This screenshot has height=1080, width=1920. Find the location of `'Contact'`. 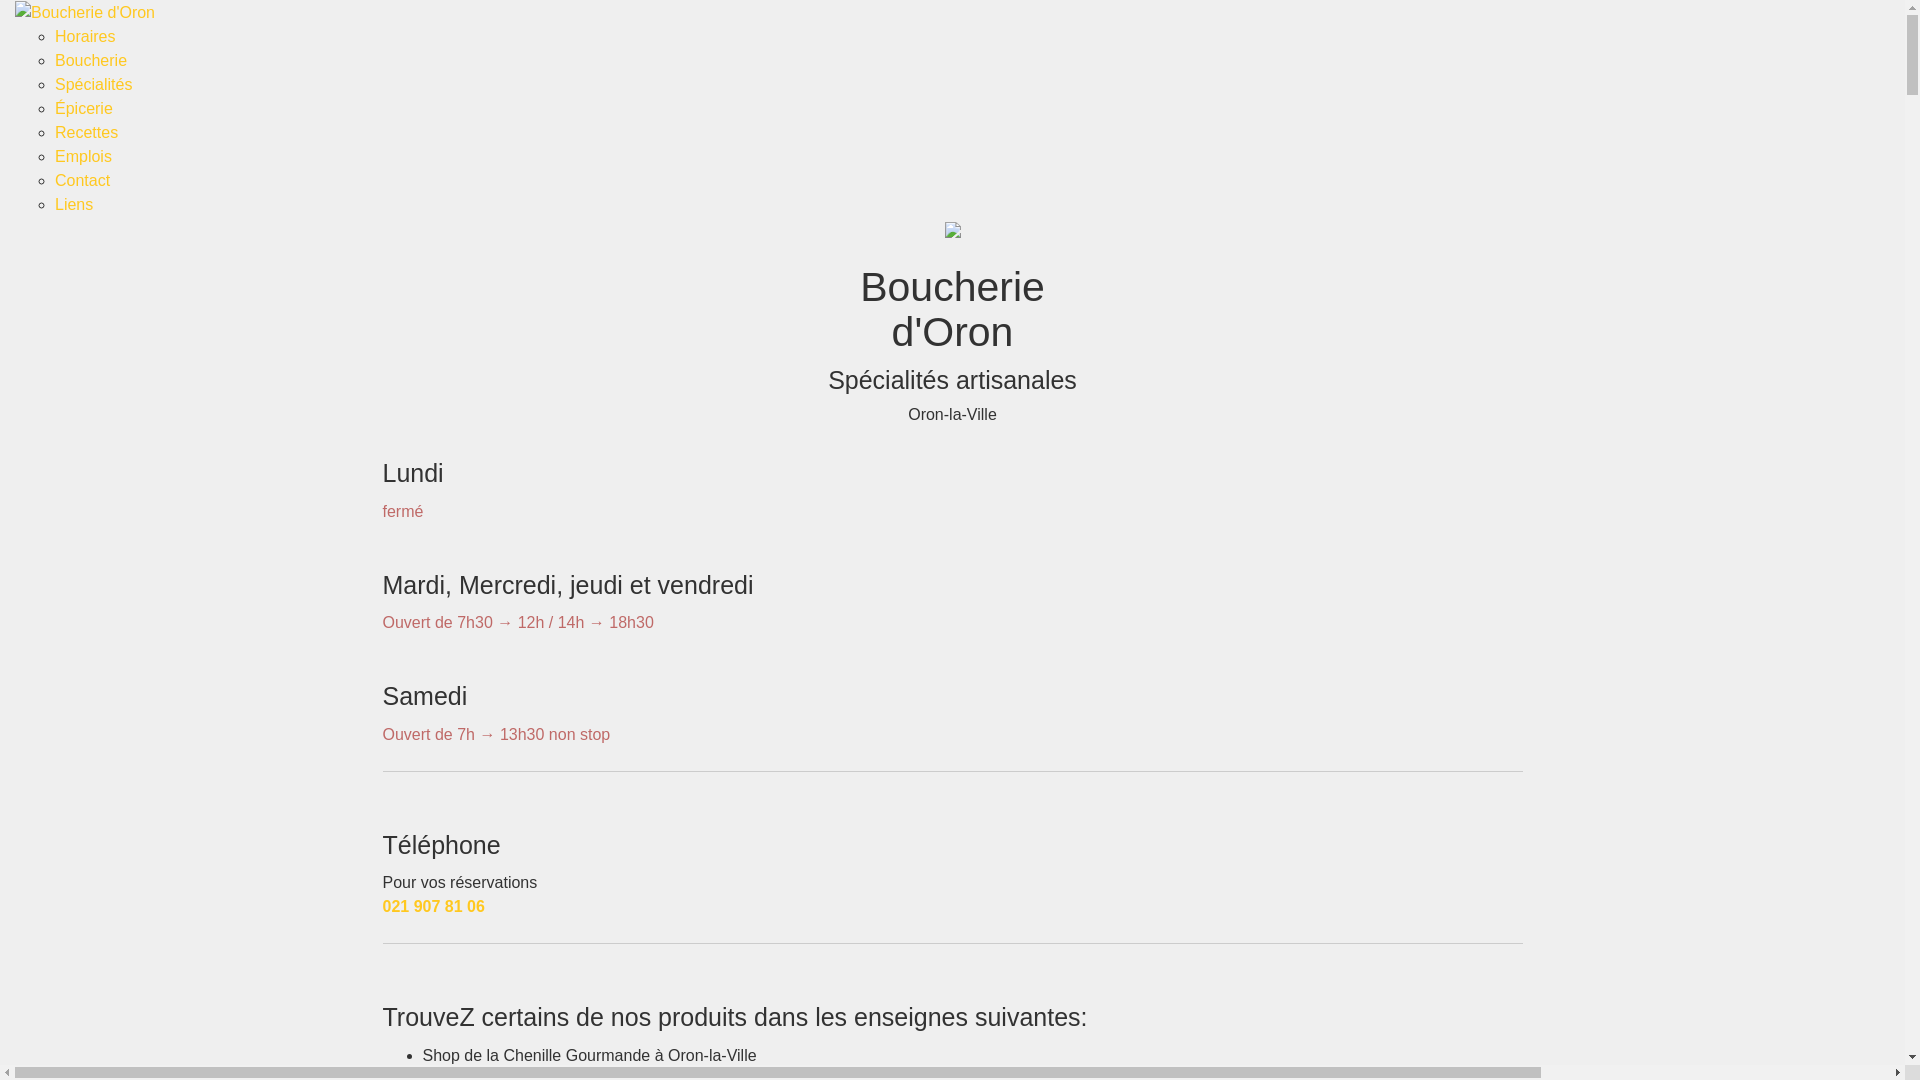

'Contact' is located at coordinates (54, 180).